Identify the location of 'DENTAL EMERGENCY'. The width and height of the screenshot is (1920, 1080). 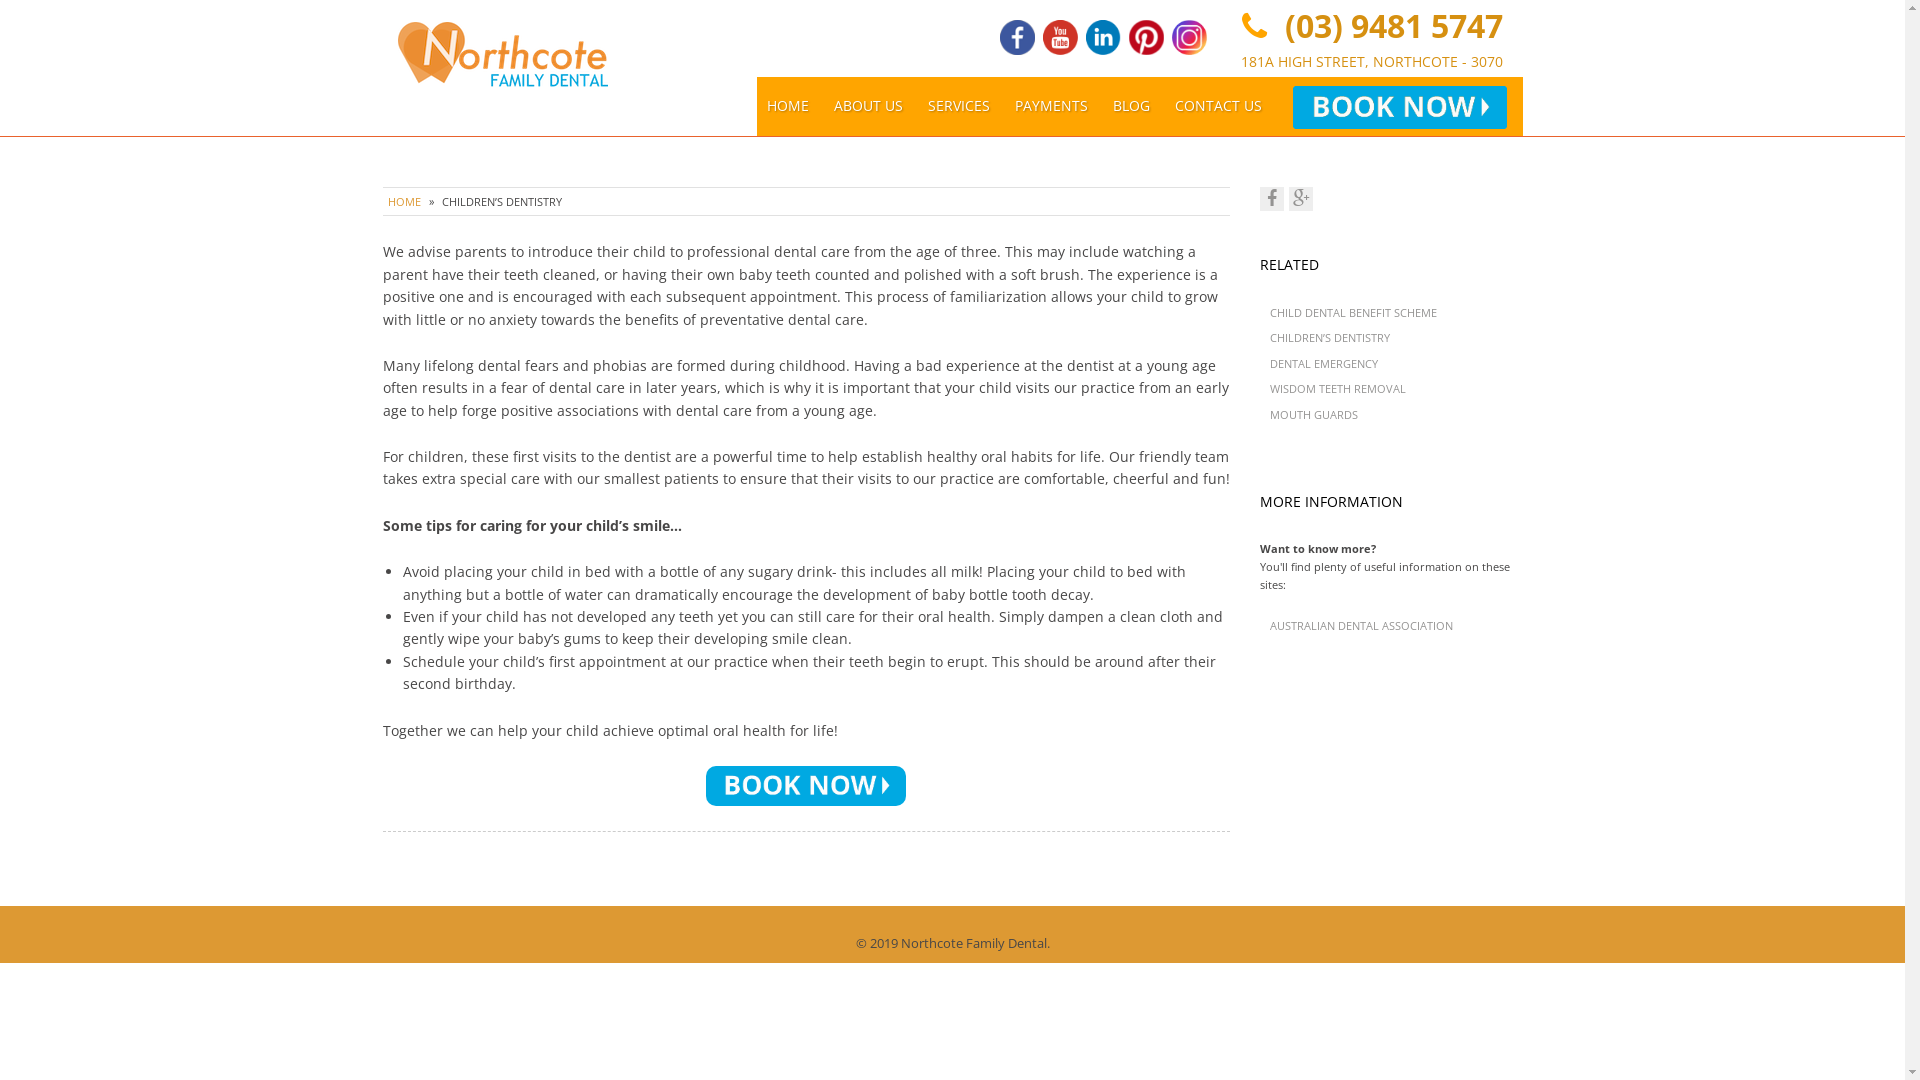
(1324, 363).